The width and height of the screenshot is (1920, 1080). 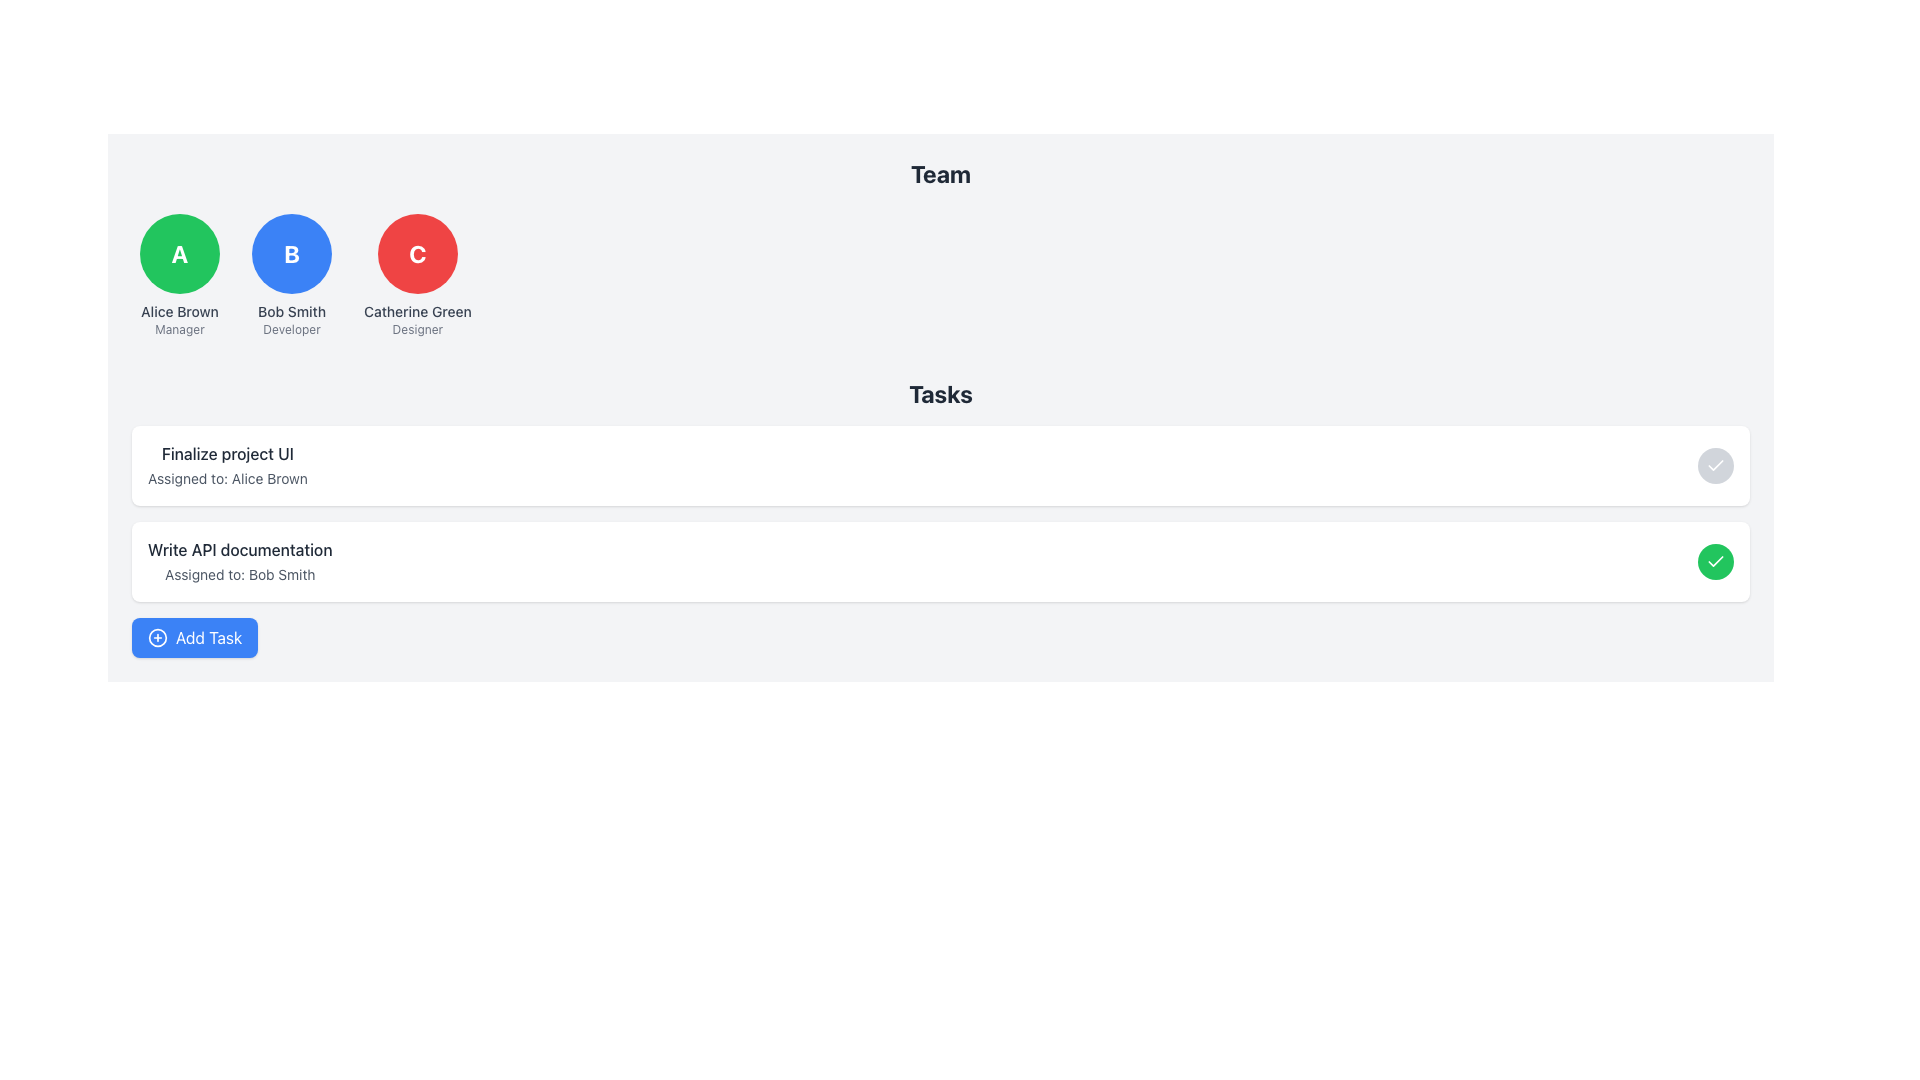 What do you see at coordinates (227, 478) in the screenshot?
I see `the Text Label that provides information about the individual assigned to the task, located beneath the task title 'Finalize project UI' in the 'Tasks' section` at bounding box center [227, 478].